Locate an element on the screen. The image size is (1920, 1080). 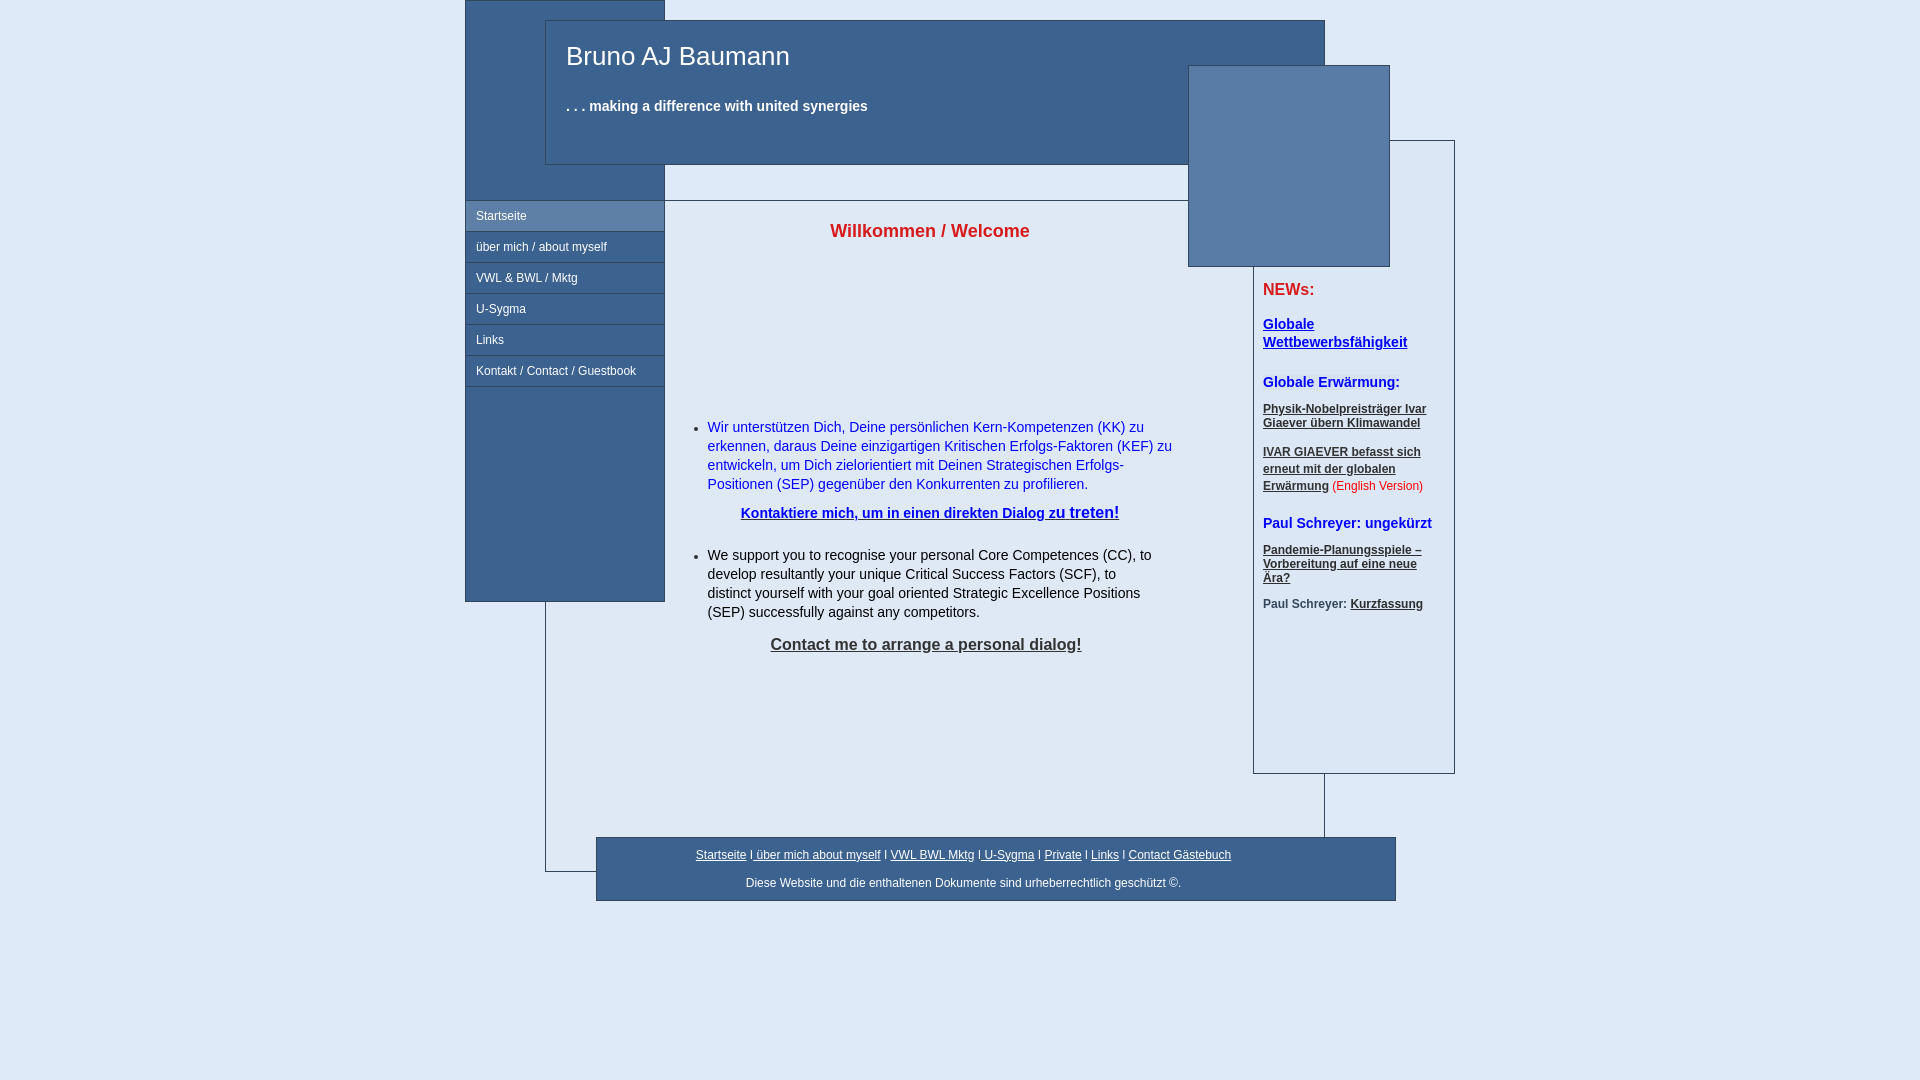
'Startseite' is located at coordinates (564, 216).